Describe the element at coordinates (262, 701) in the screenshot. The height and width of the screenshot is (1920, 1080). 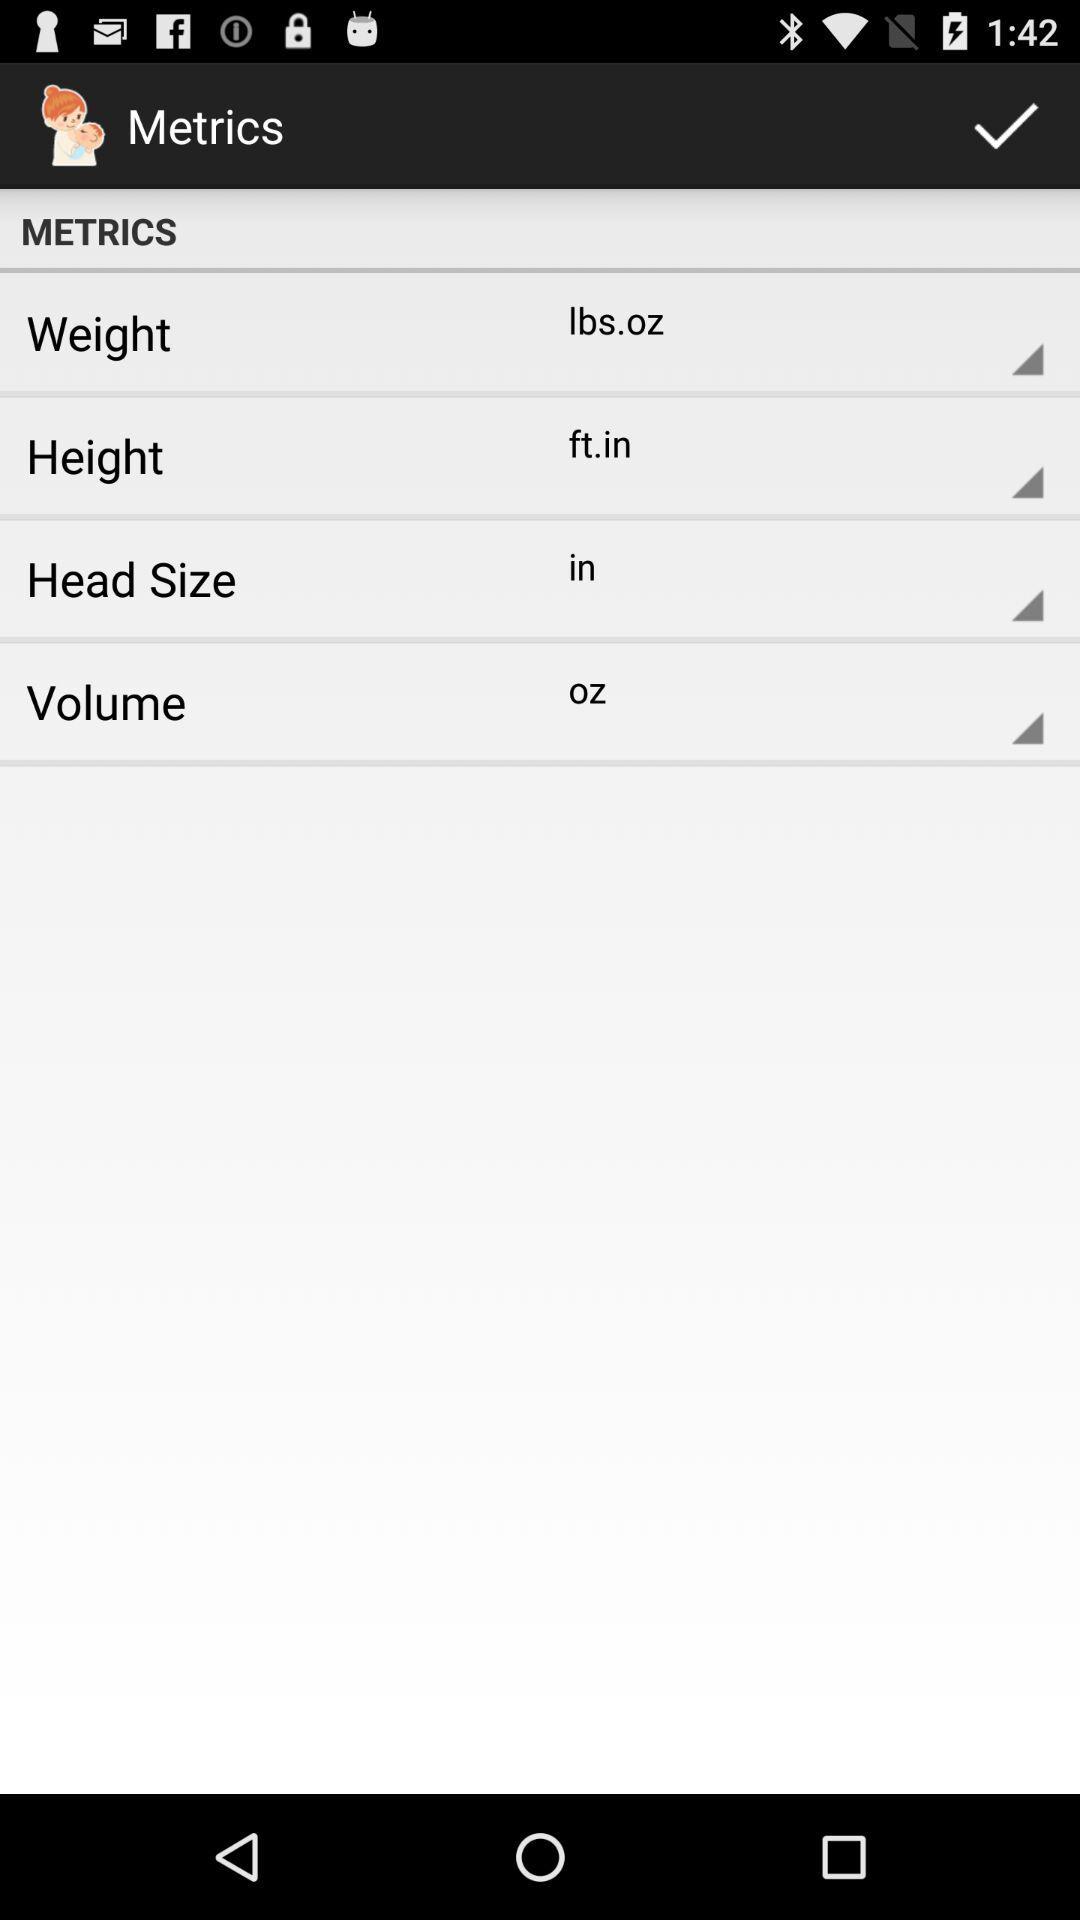
I see `item to the left of oz app` at that location.